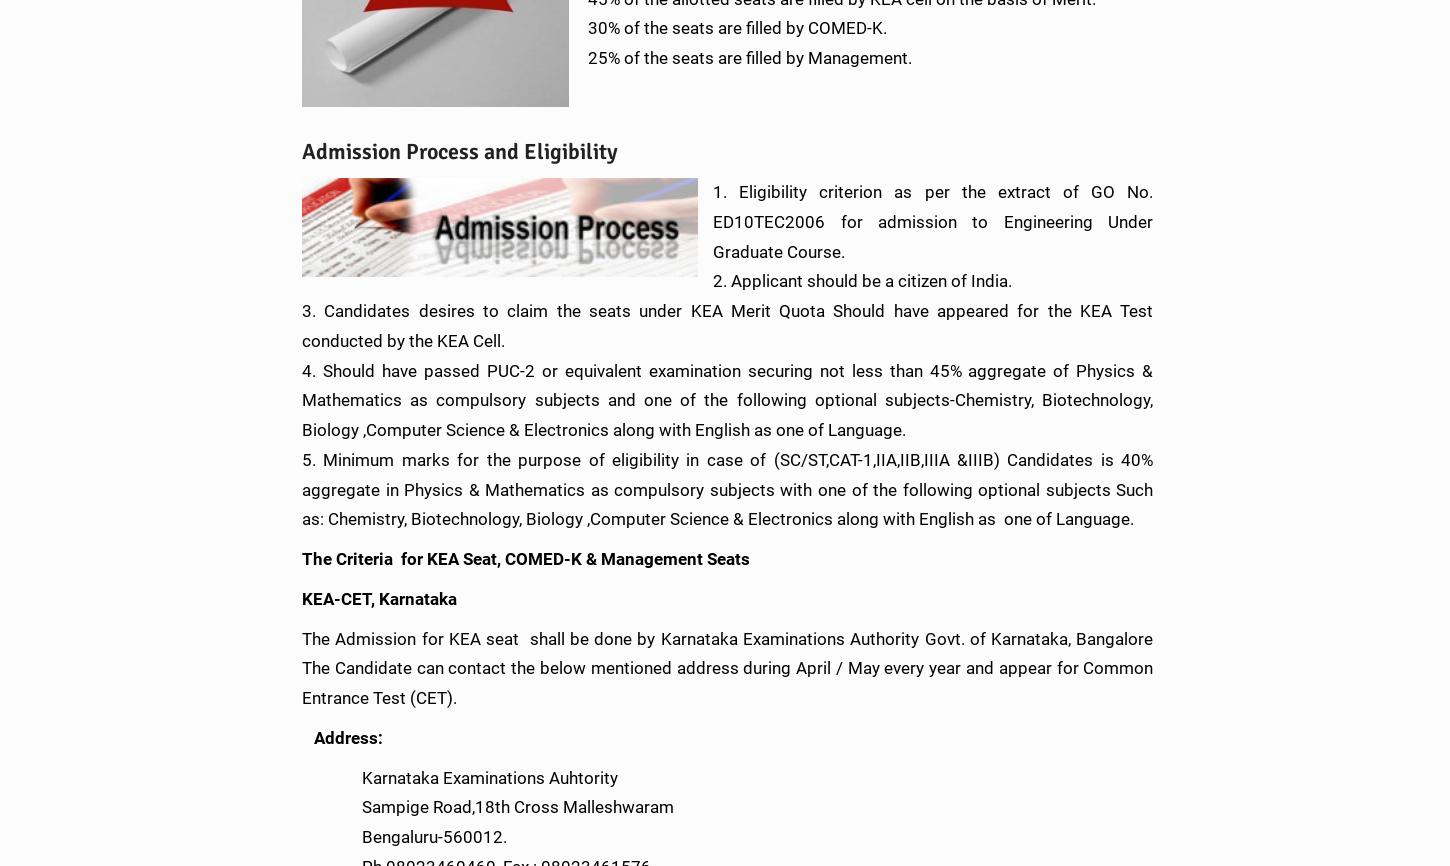  Describe the element at coordinates (348, 735) in the screenshot. I see `'Address:'` at that location.